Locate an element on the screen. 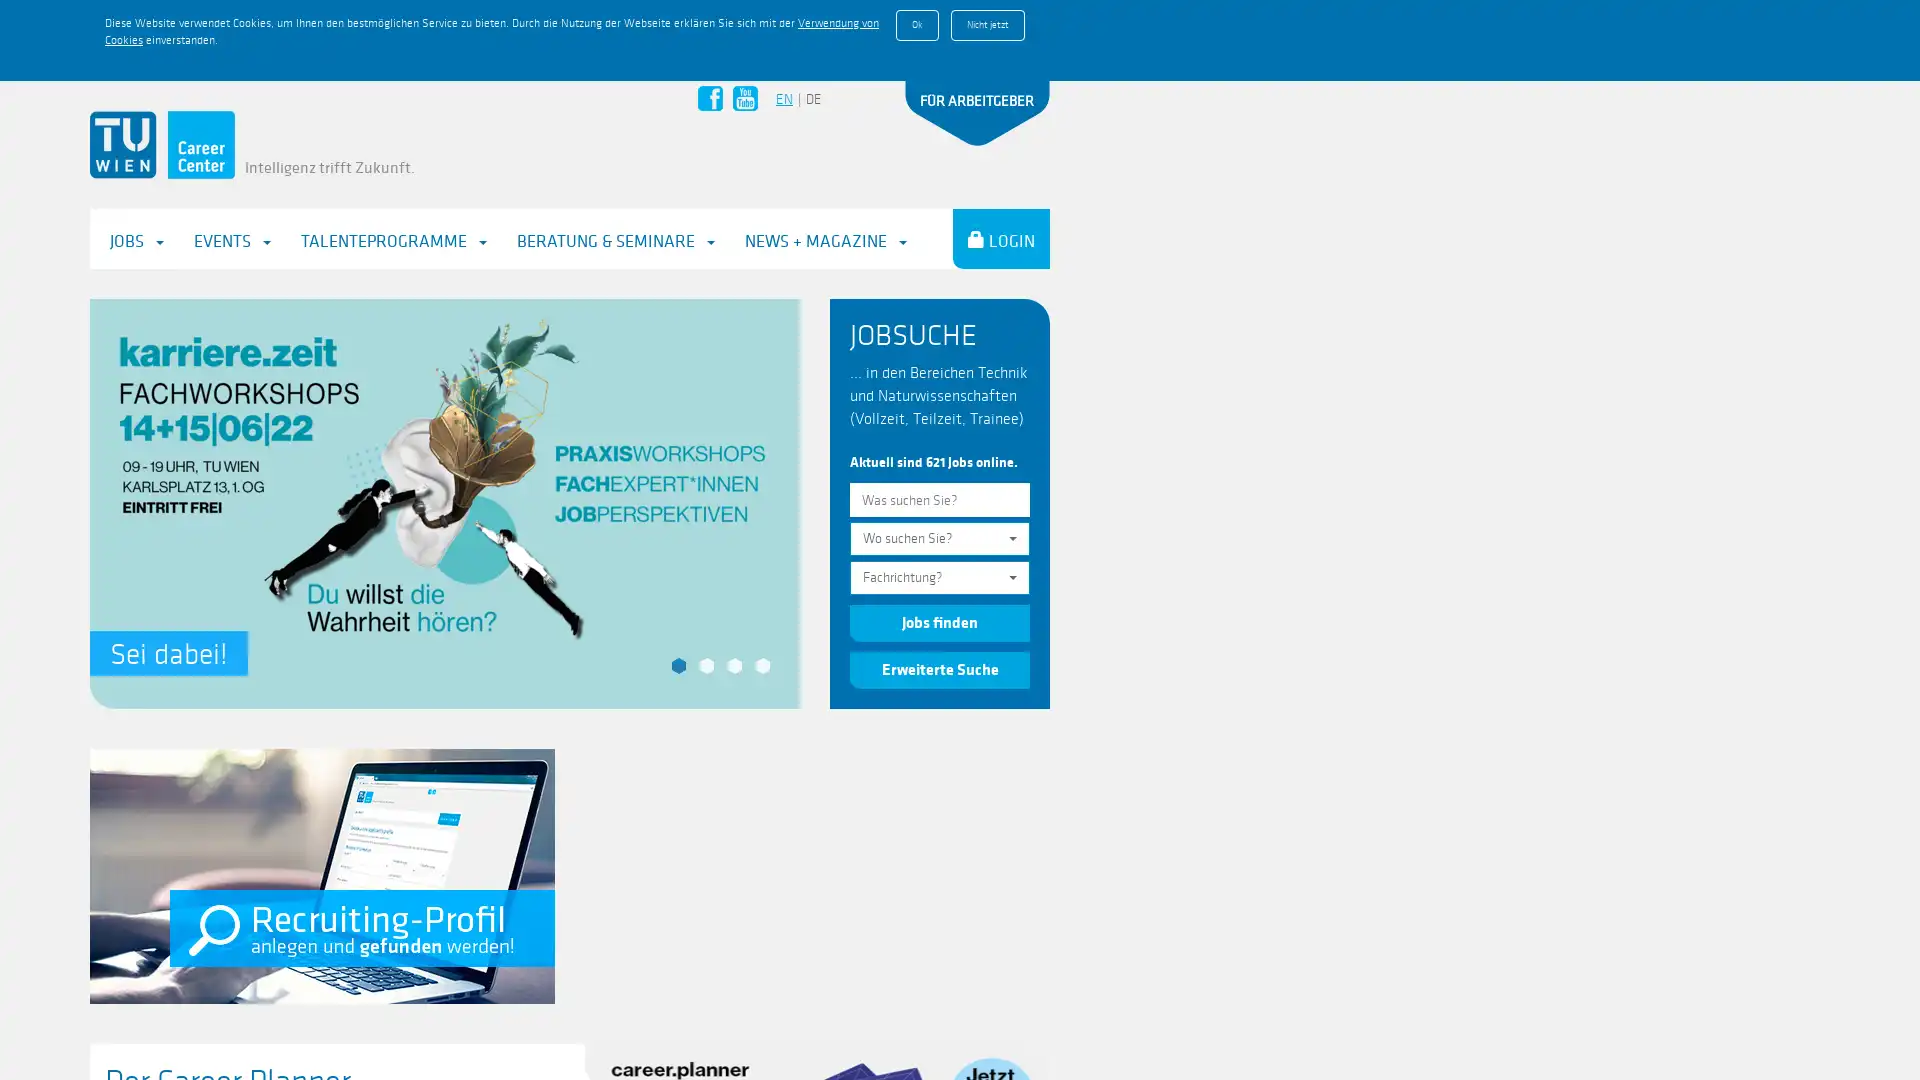  Wo suchen Sie? is located at coordinates (939, 458).